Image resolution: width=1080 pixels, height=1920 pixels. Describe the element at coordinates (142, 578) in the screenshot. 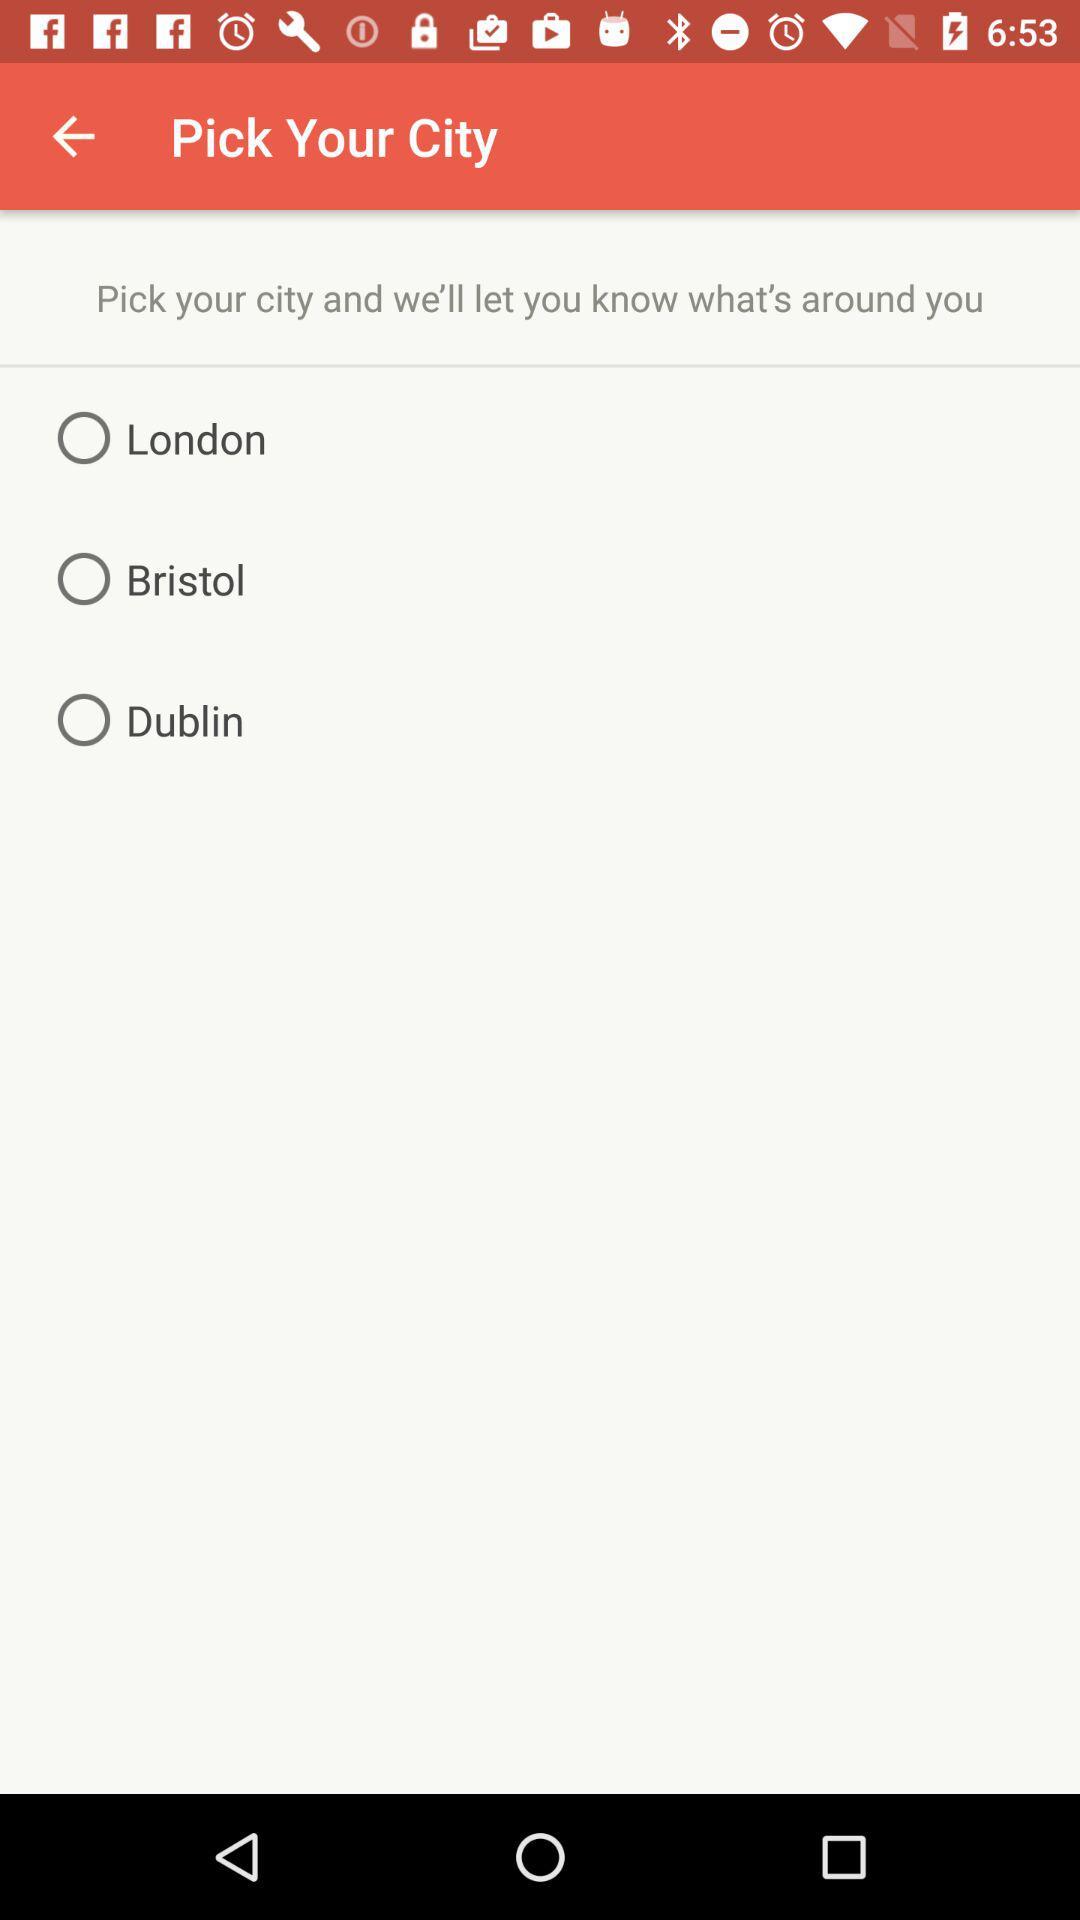

I see `bristol` at that location.